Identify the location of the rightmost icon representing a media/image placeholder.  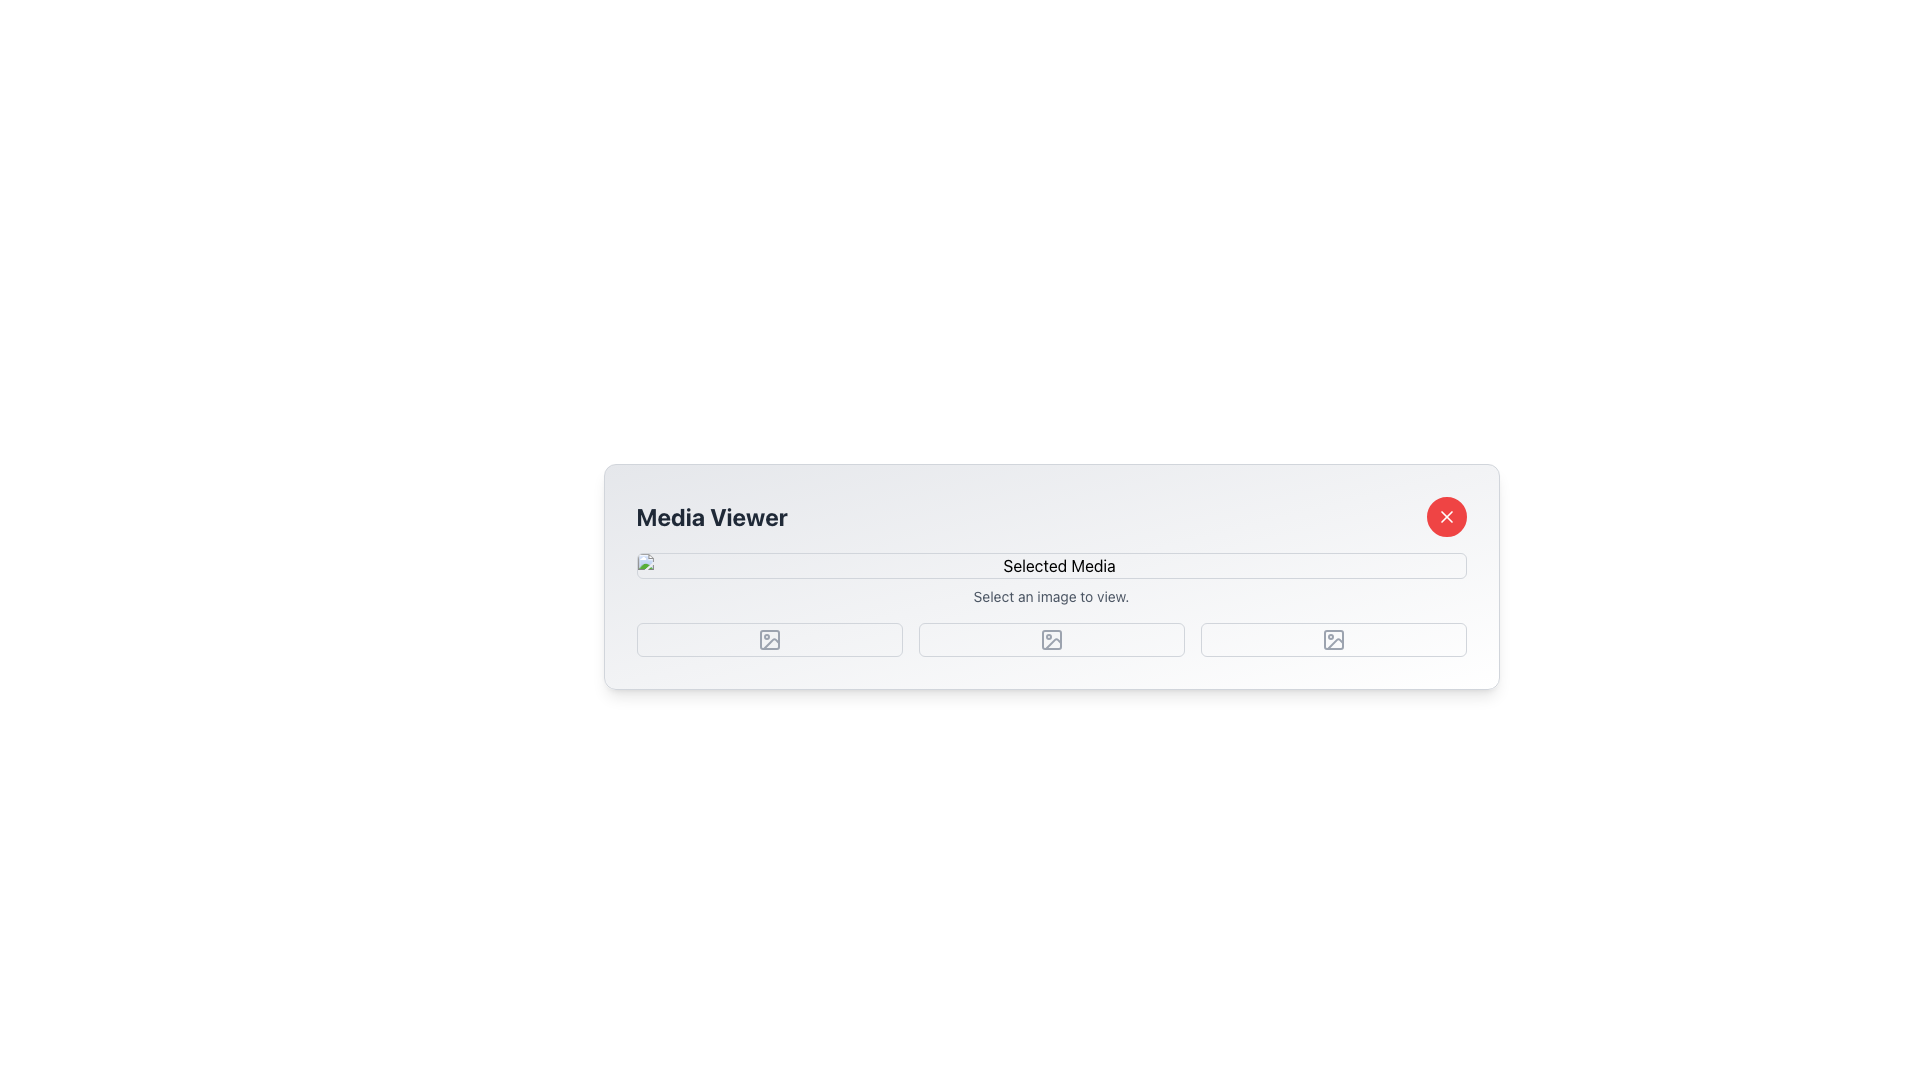
(1333, 640).